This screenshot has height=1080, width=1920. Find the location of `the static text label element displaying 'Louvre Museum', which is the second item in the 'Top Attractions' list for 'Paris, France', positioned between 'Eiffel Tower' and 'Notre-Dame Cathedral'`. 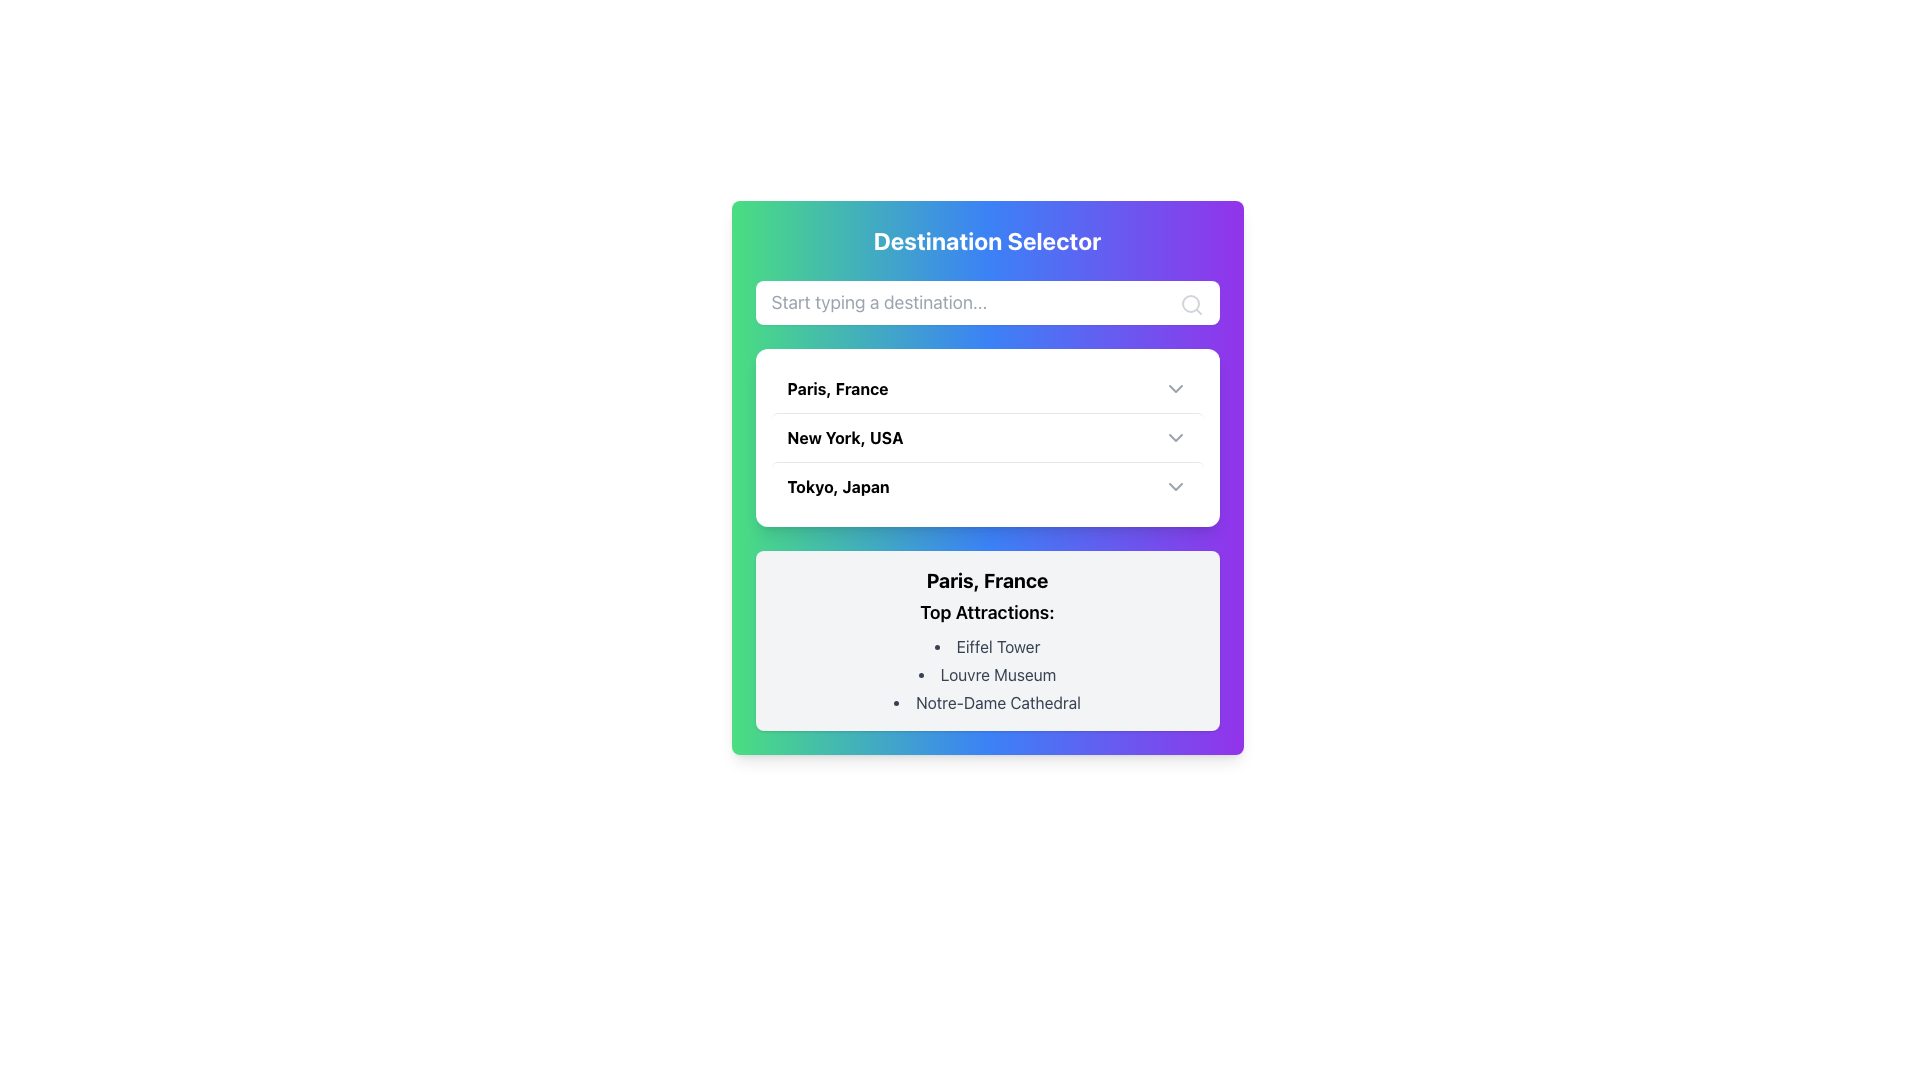

the static text label element displaying 'Louvre Museum', which is the second item in the 'Top Attractions' list for 'Paris, France', positioned between 'Eiffel Tower' and 'Notre-Dame Cathedral' is located at coordinates (987, 675).